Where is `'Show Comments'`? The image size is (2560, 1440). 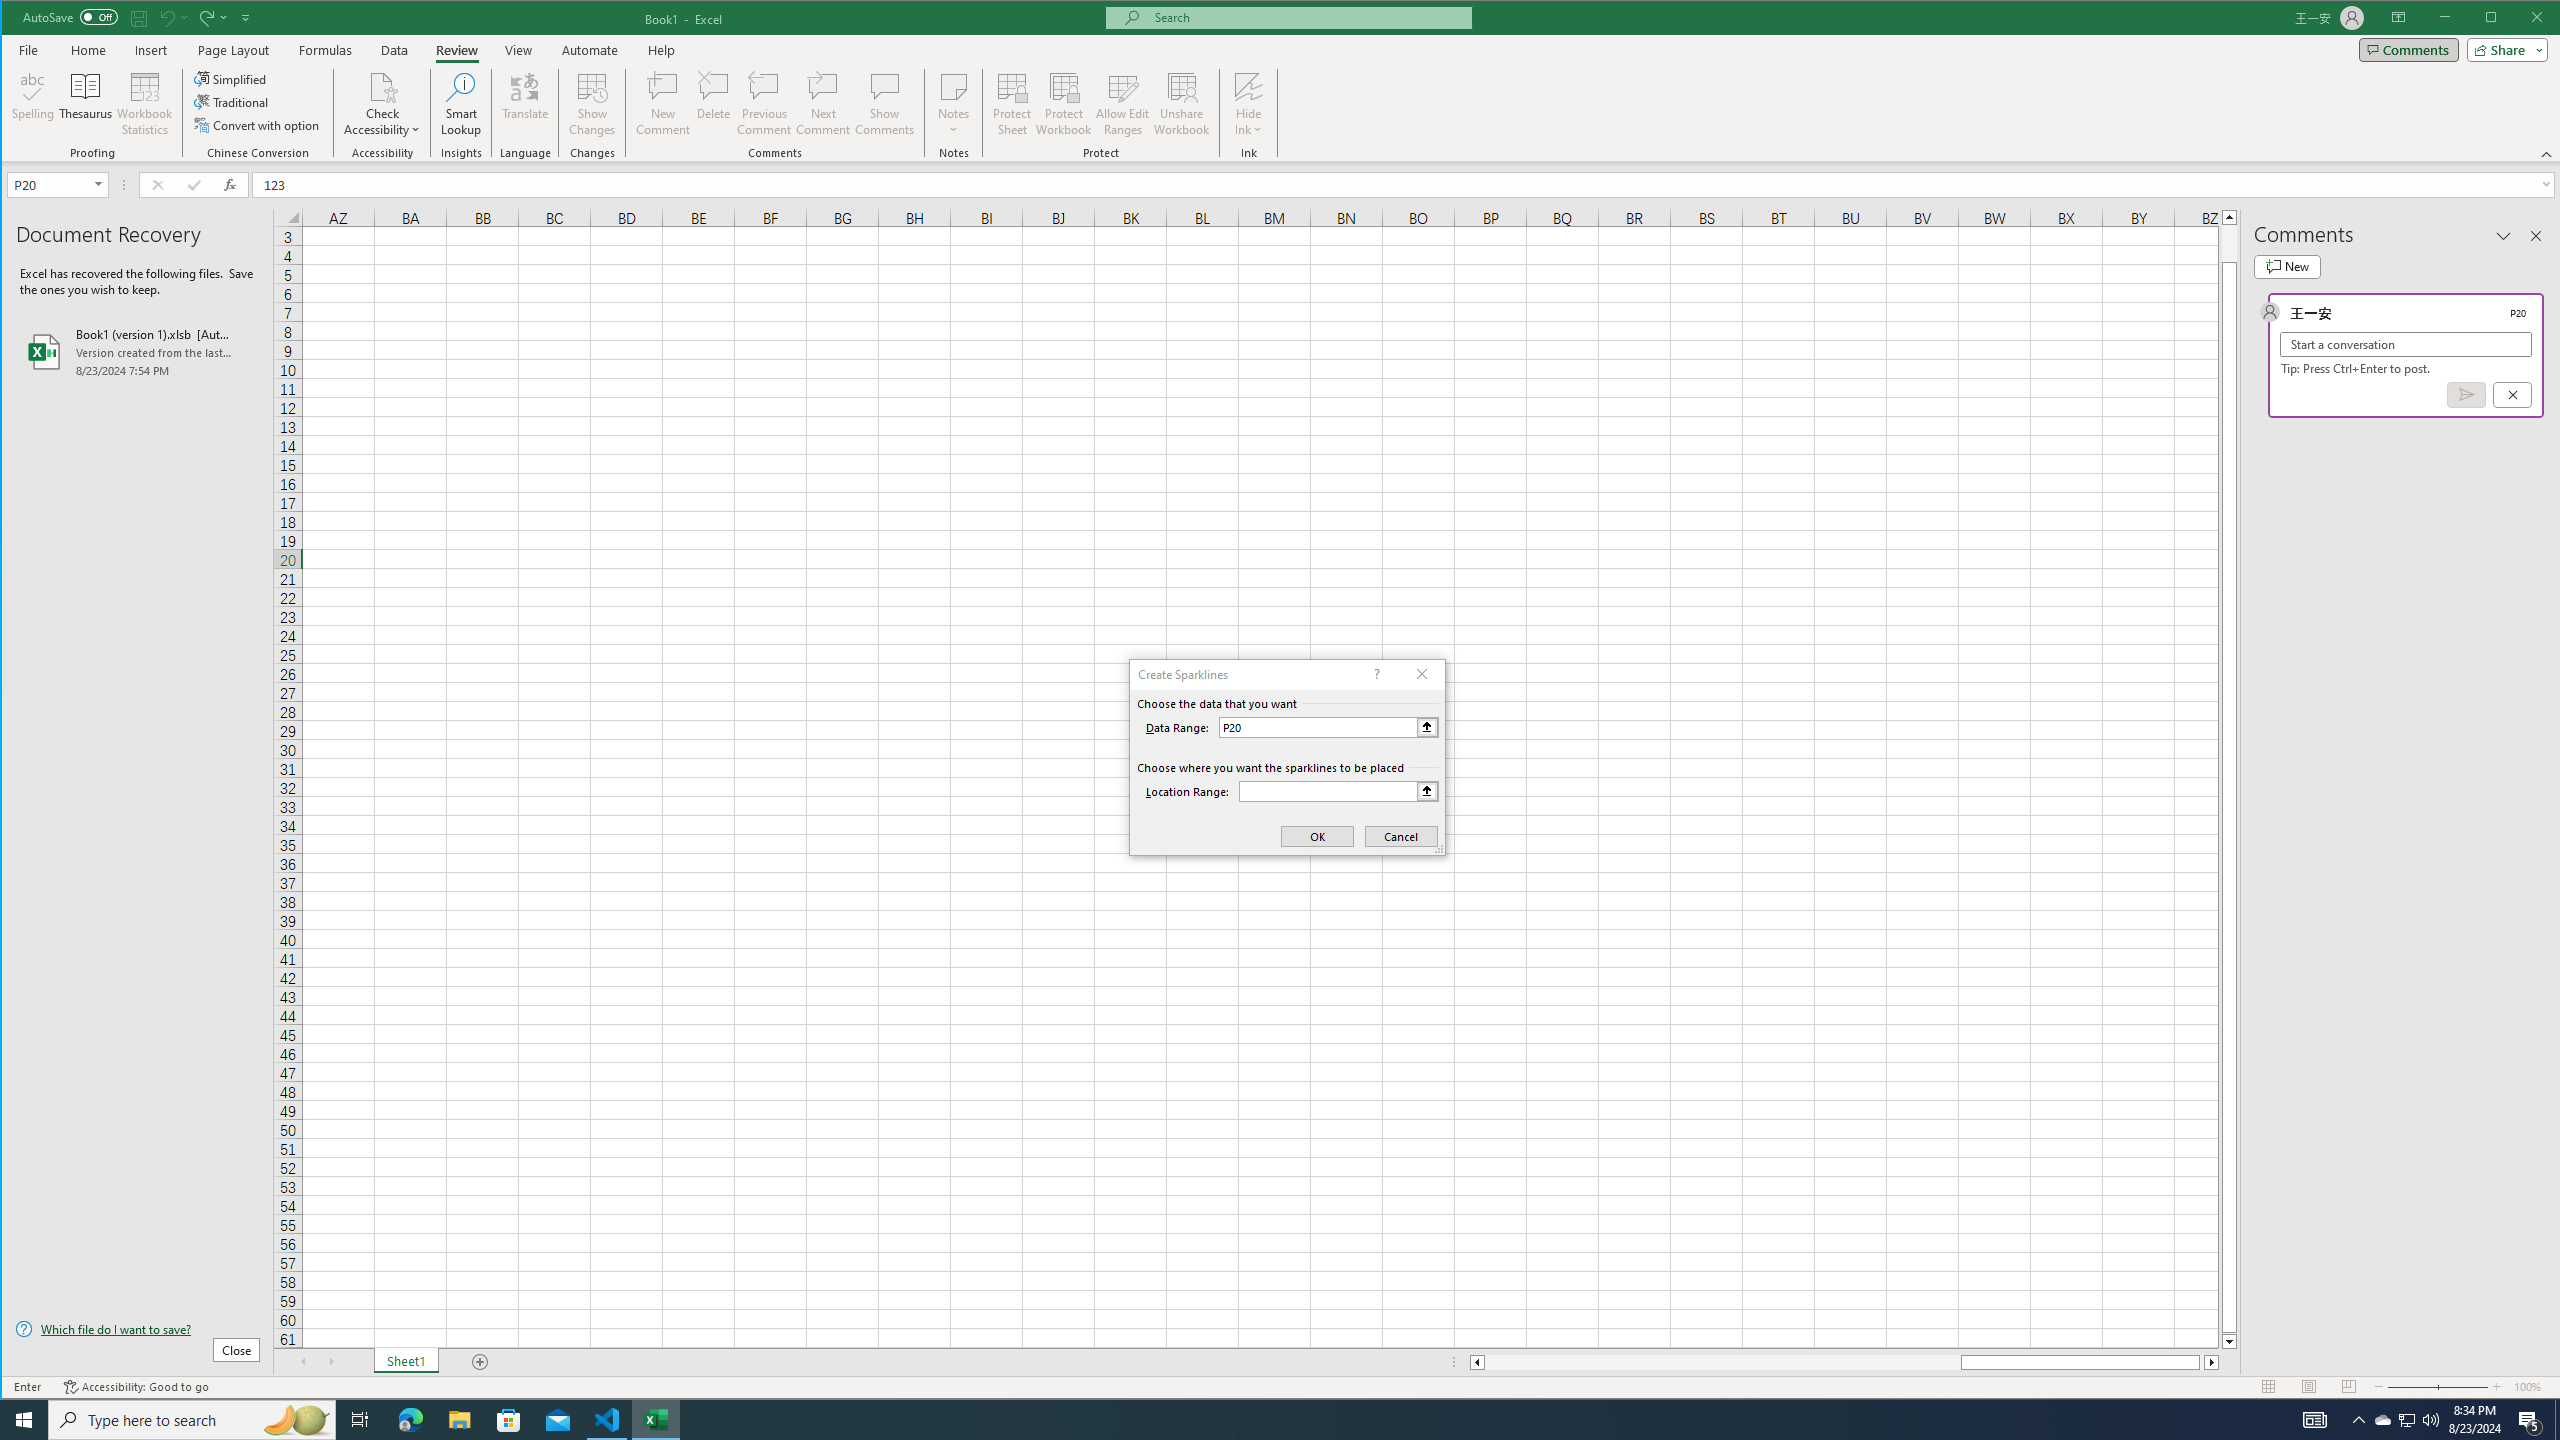 'Show Comments' is located at coordinates (884, 103).